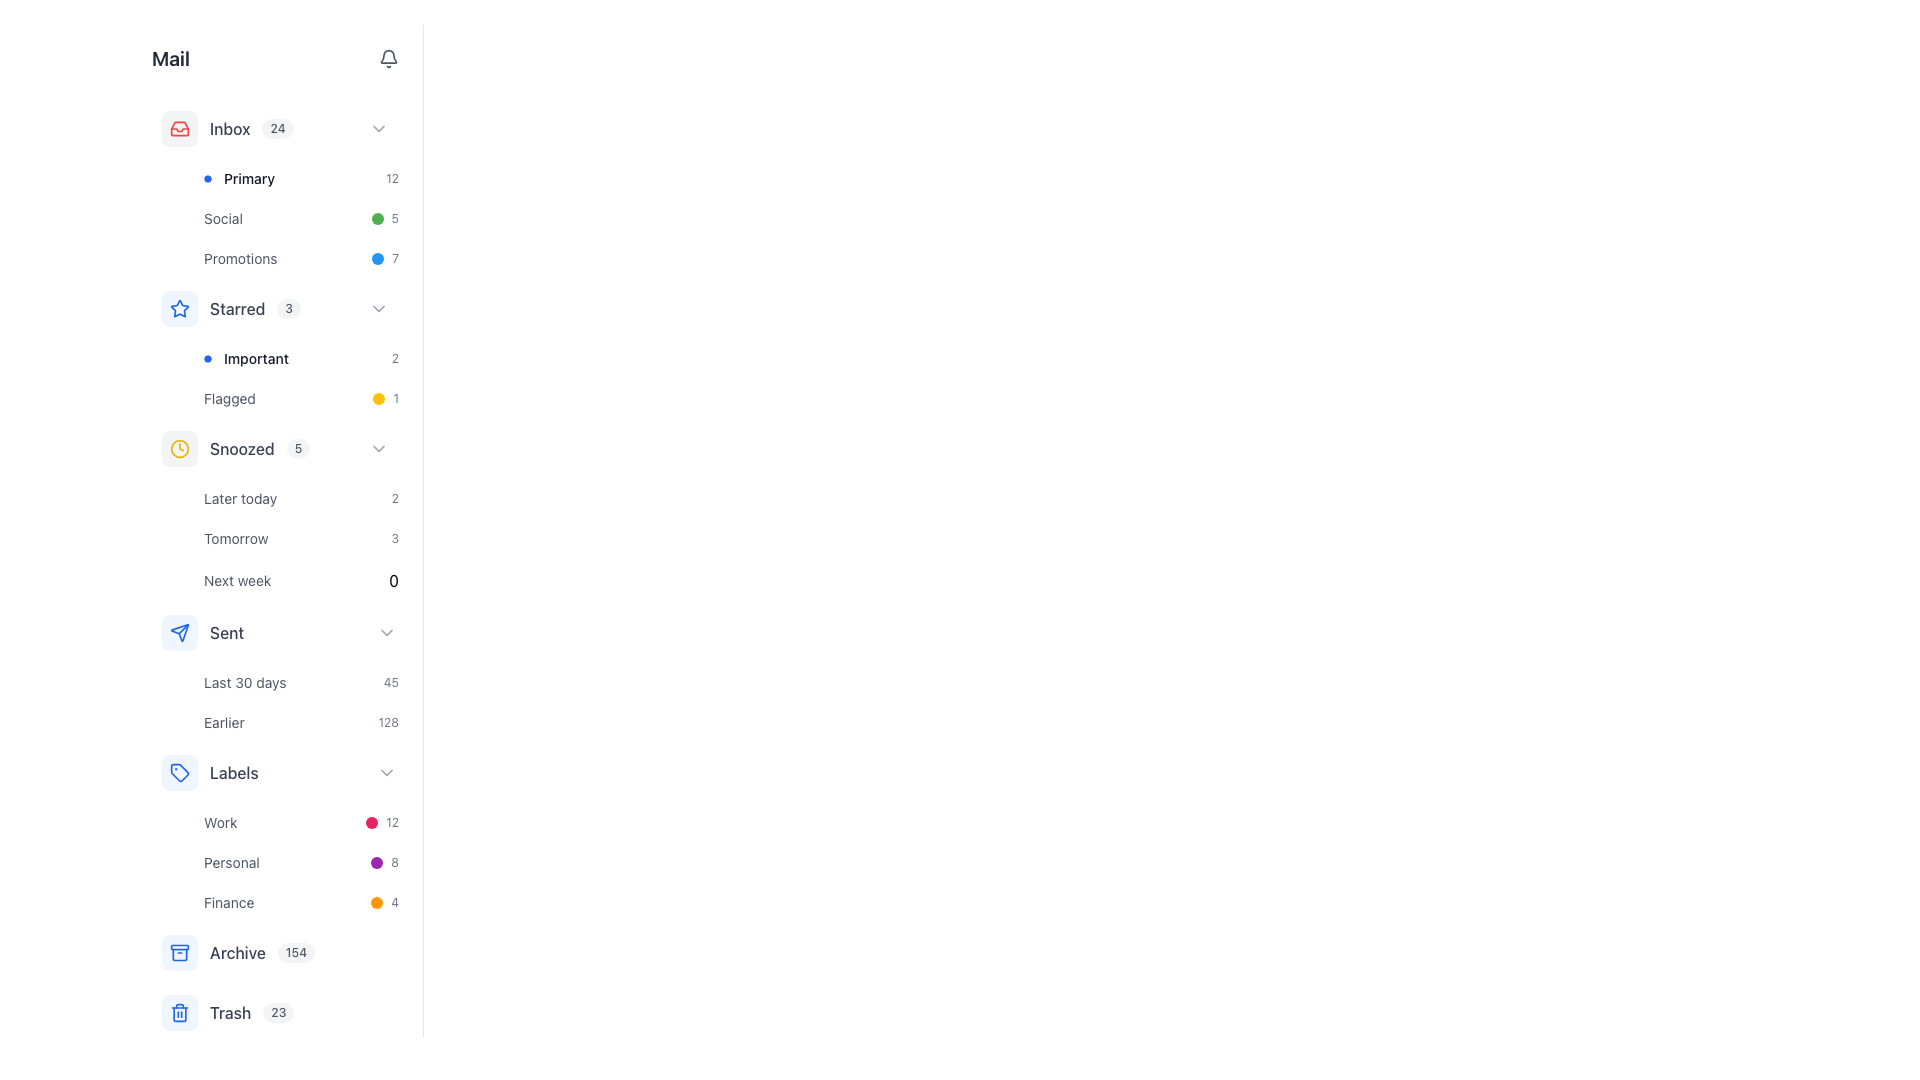 This screenshot has height=1080, width=1920. Describe the element at coordinates (277, 128) in the screenshot. I see `the displayed number on the unread messages badge located next to the 'Inbox' label in the left navigation menu` at that location.